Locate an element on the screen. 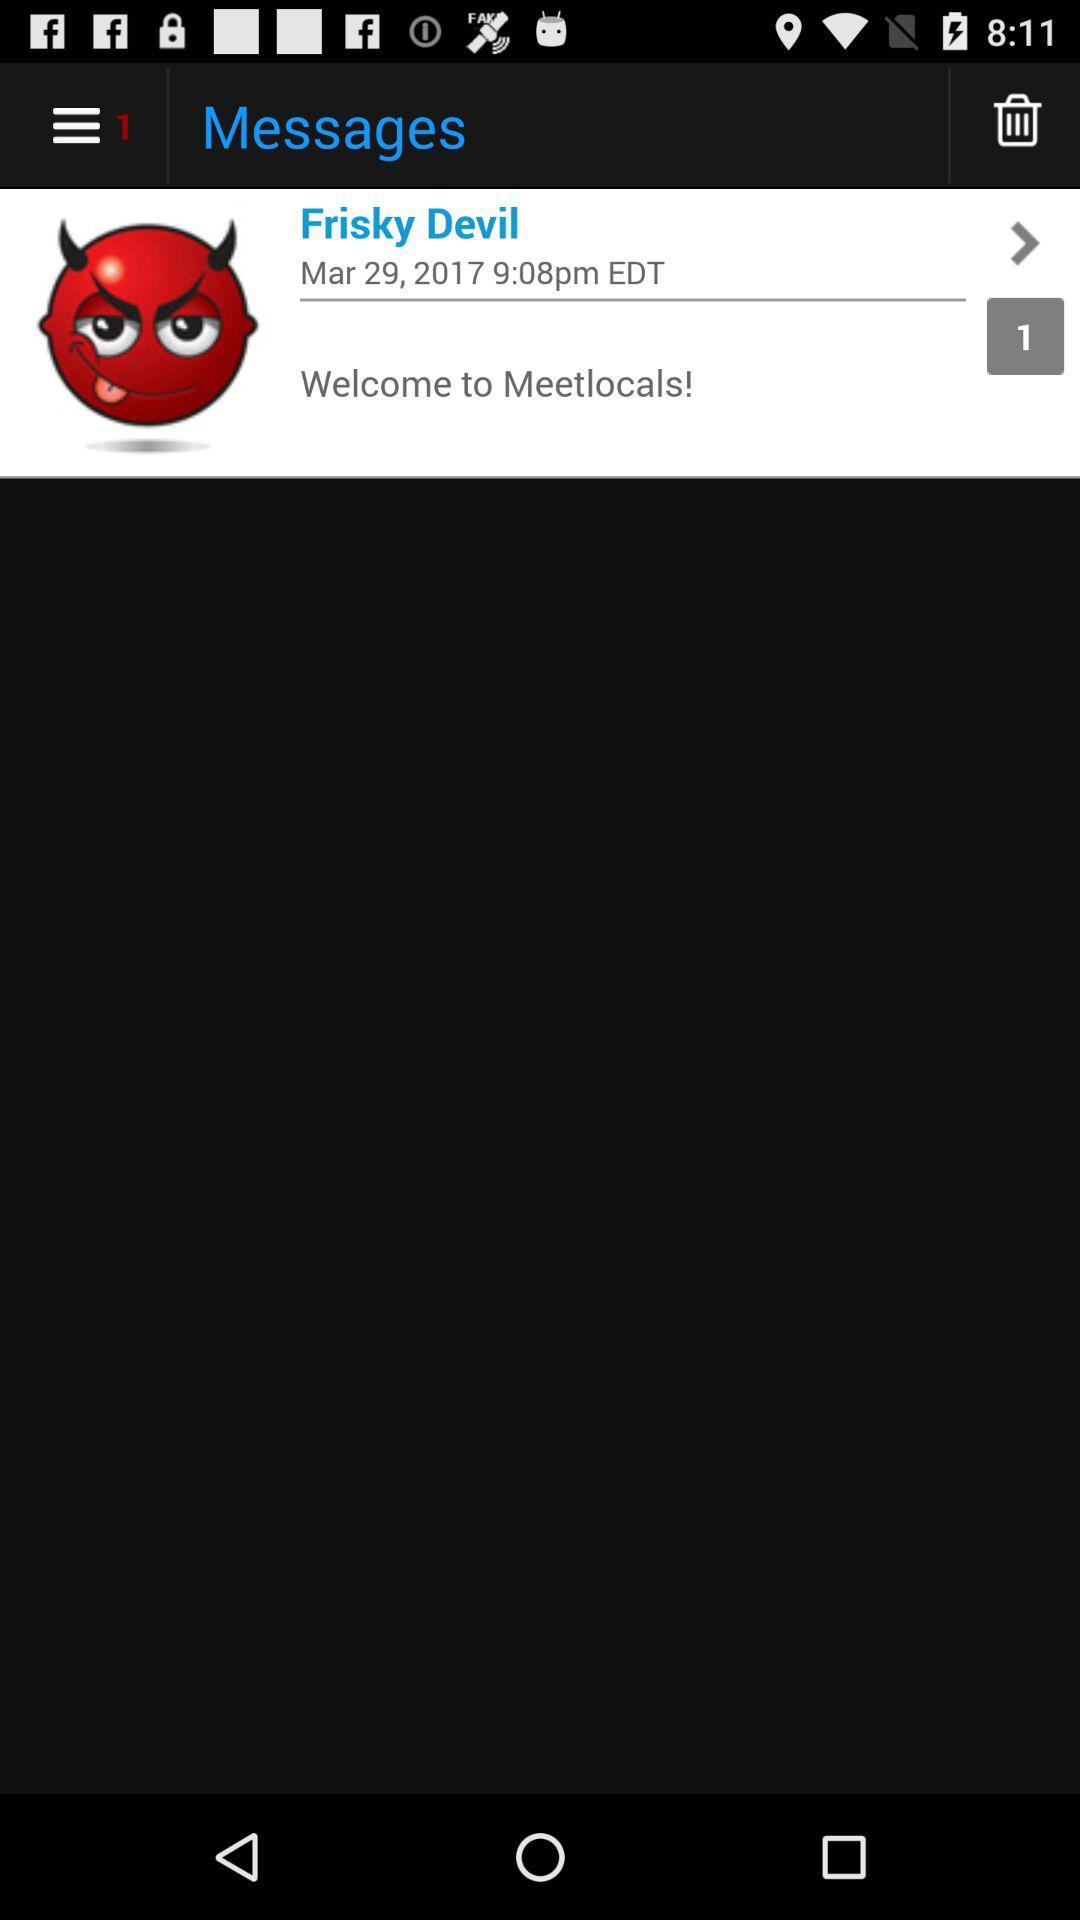 This screenshot has height=1920, width=1080. the app below mar 29 2017 app is located at coordinates (632, 298).